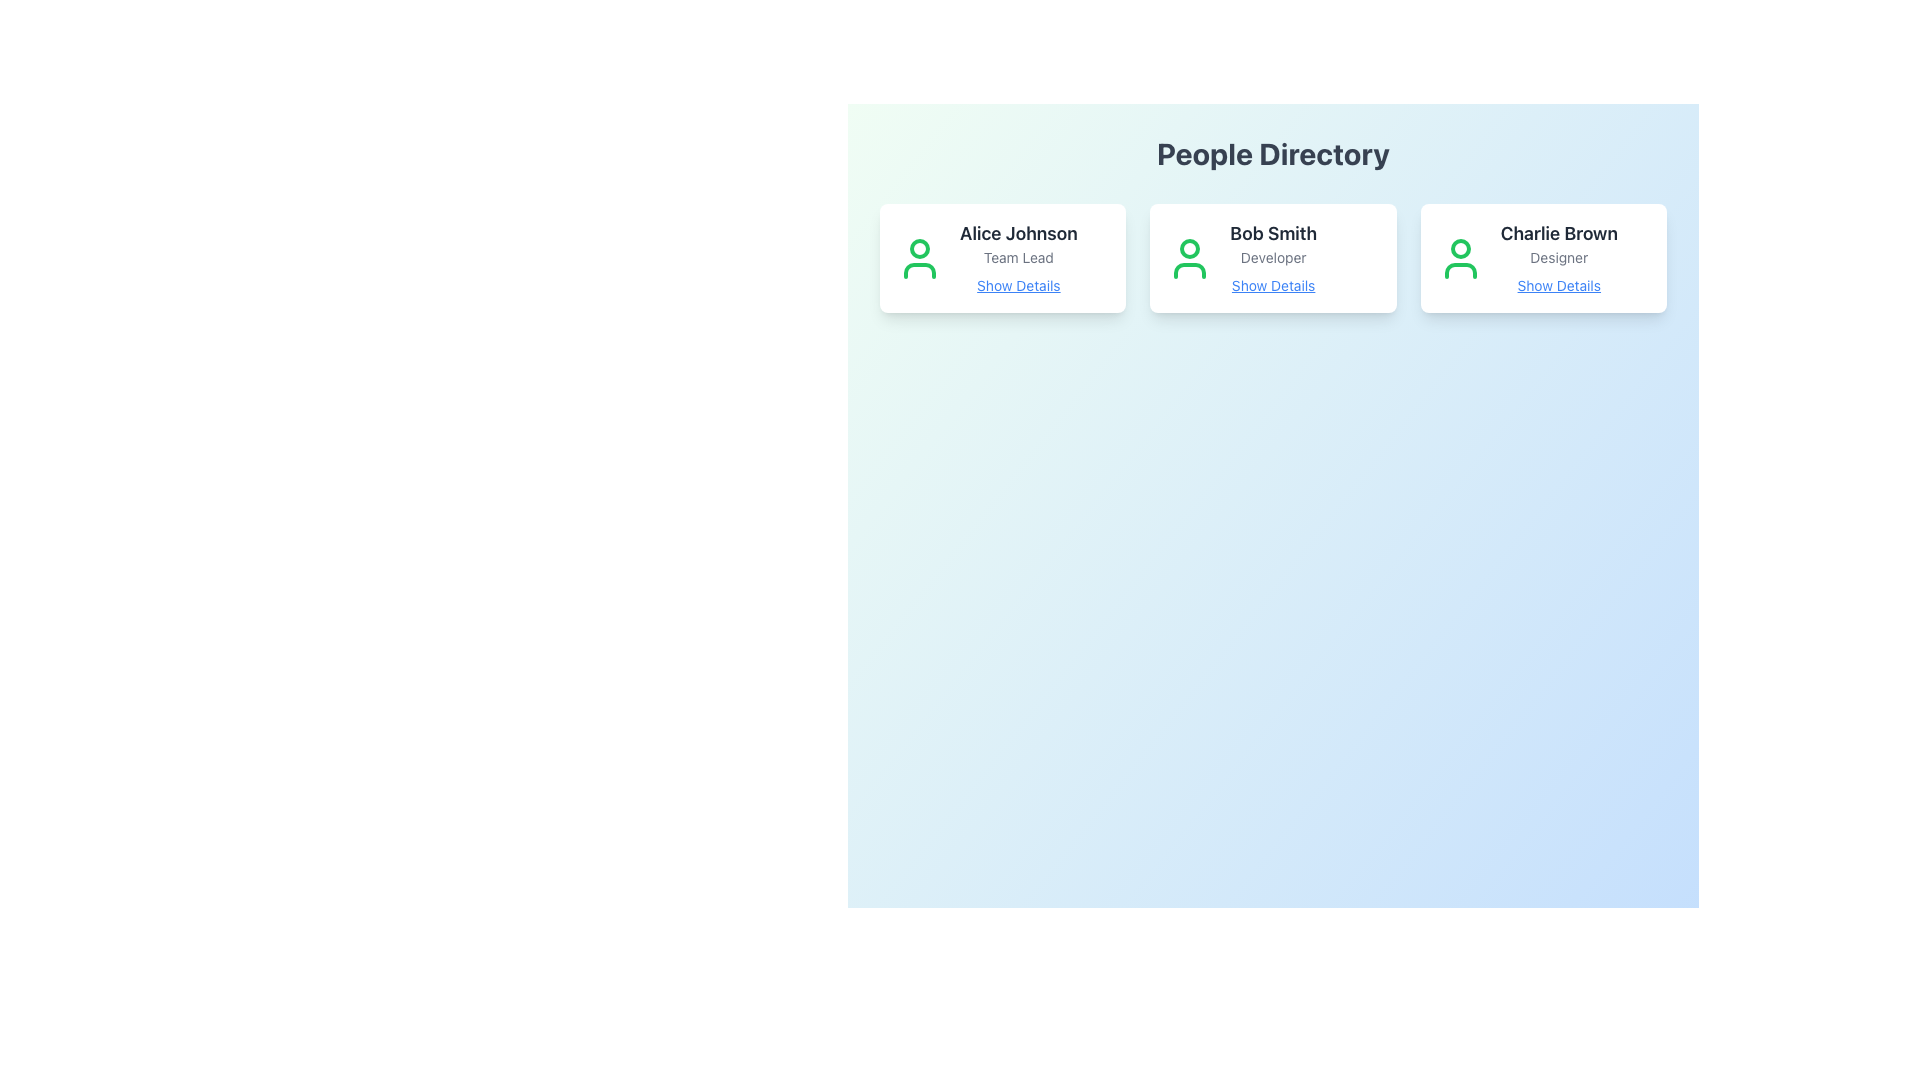 This screenshot has width=1920, height=1080. What do you see at coordinates (1272, 257) in the screenshot?
I see `text label providing additional information about 'Bob Smith', specifying their role as 'Developer', located below 'Bob Smith' in the central card of the 'People Directory'` at bounding box center [1272, 257].